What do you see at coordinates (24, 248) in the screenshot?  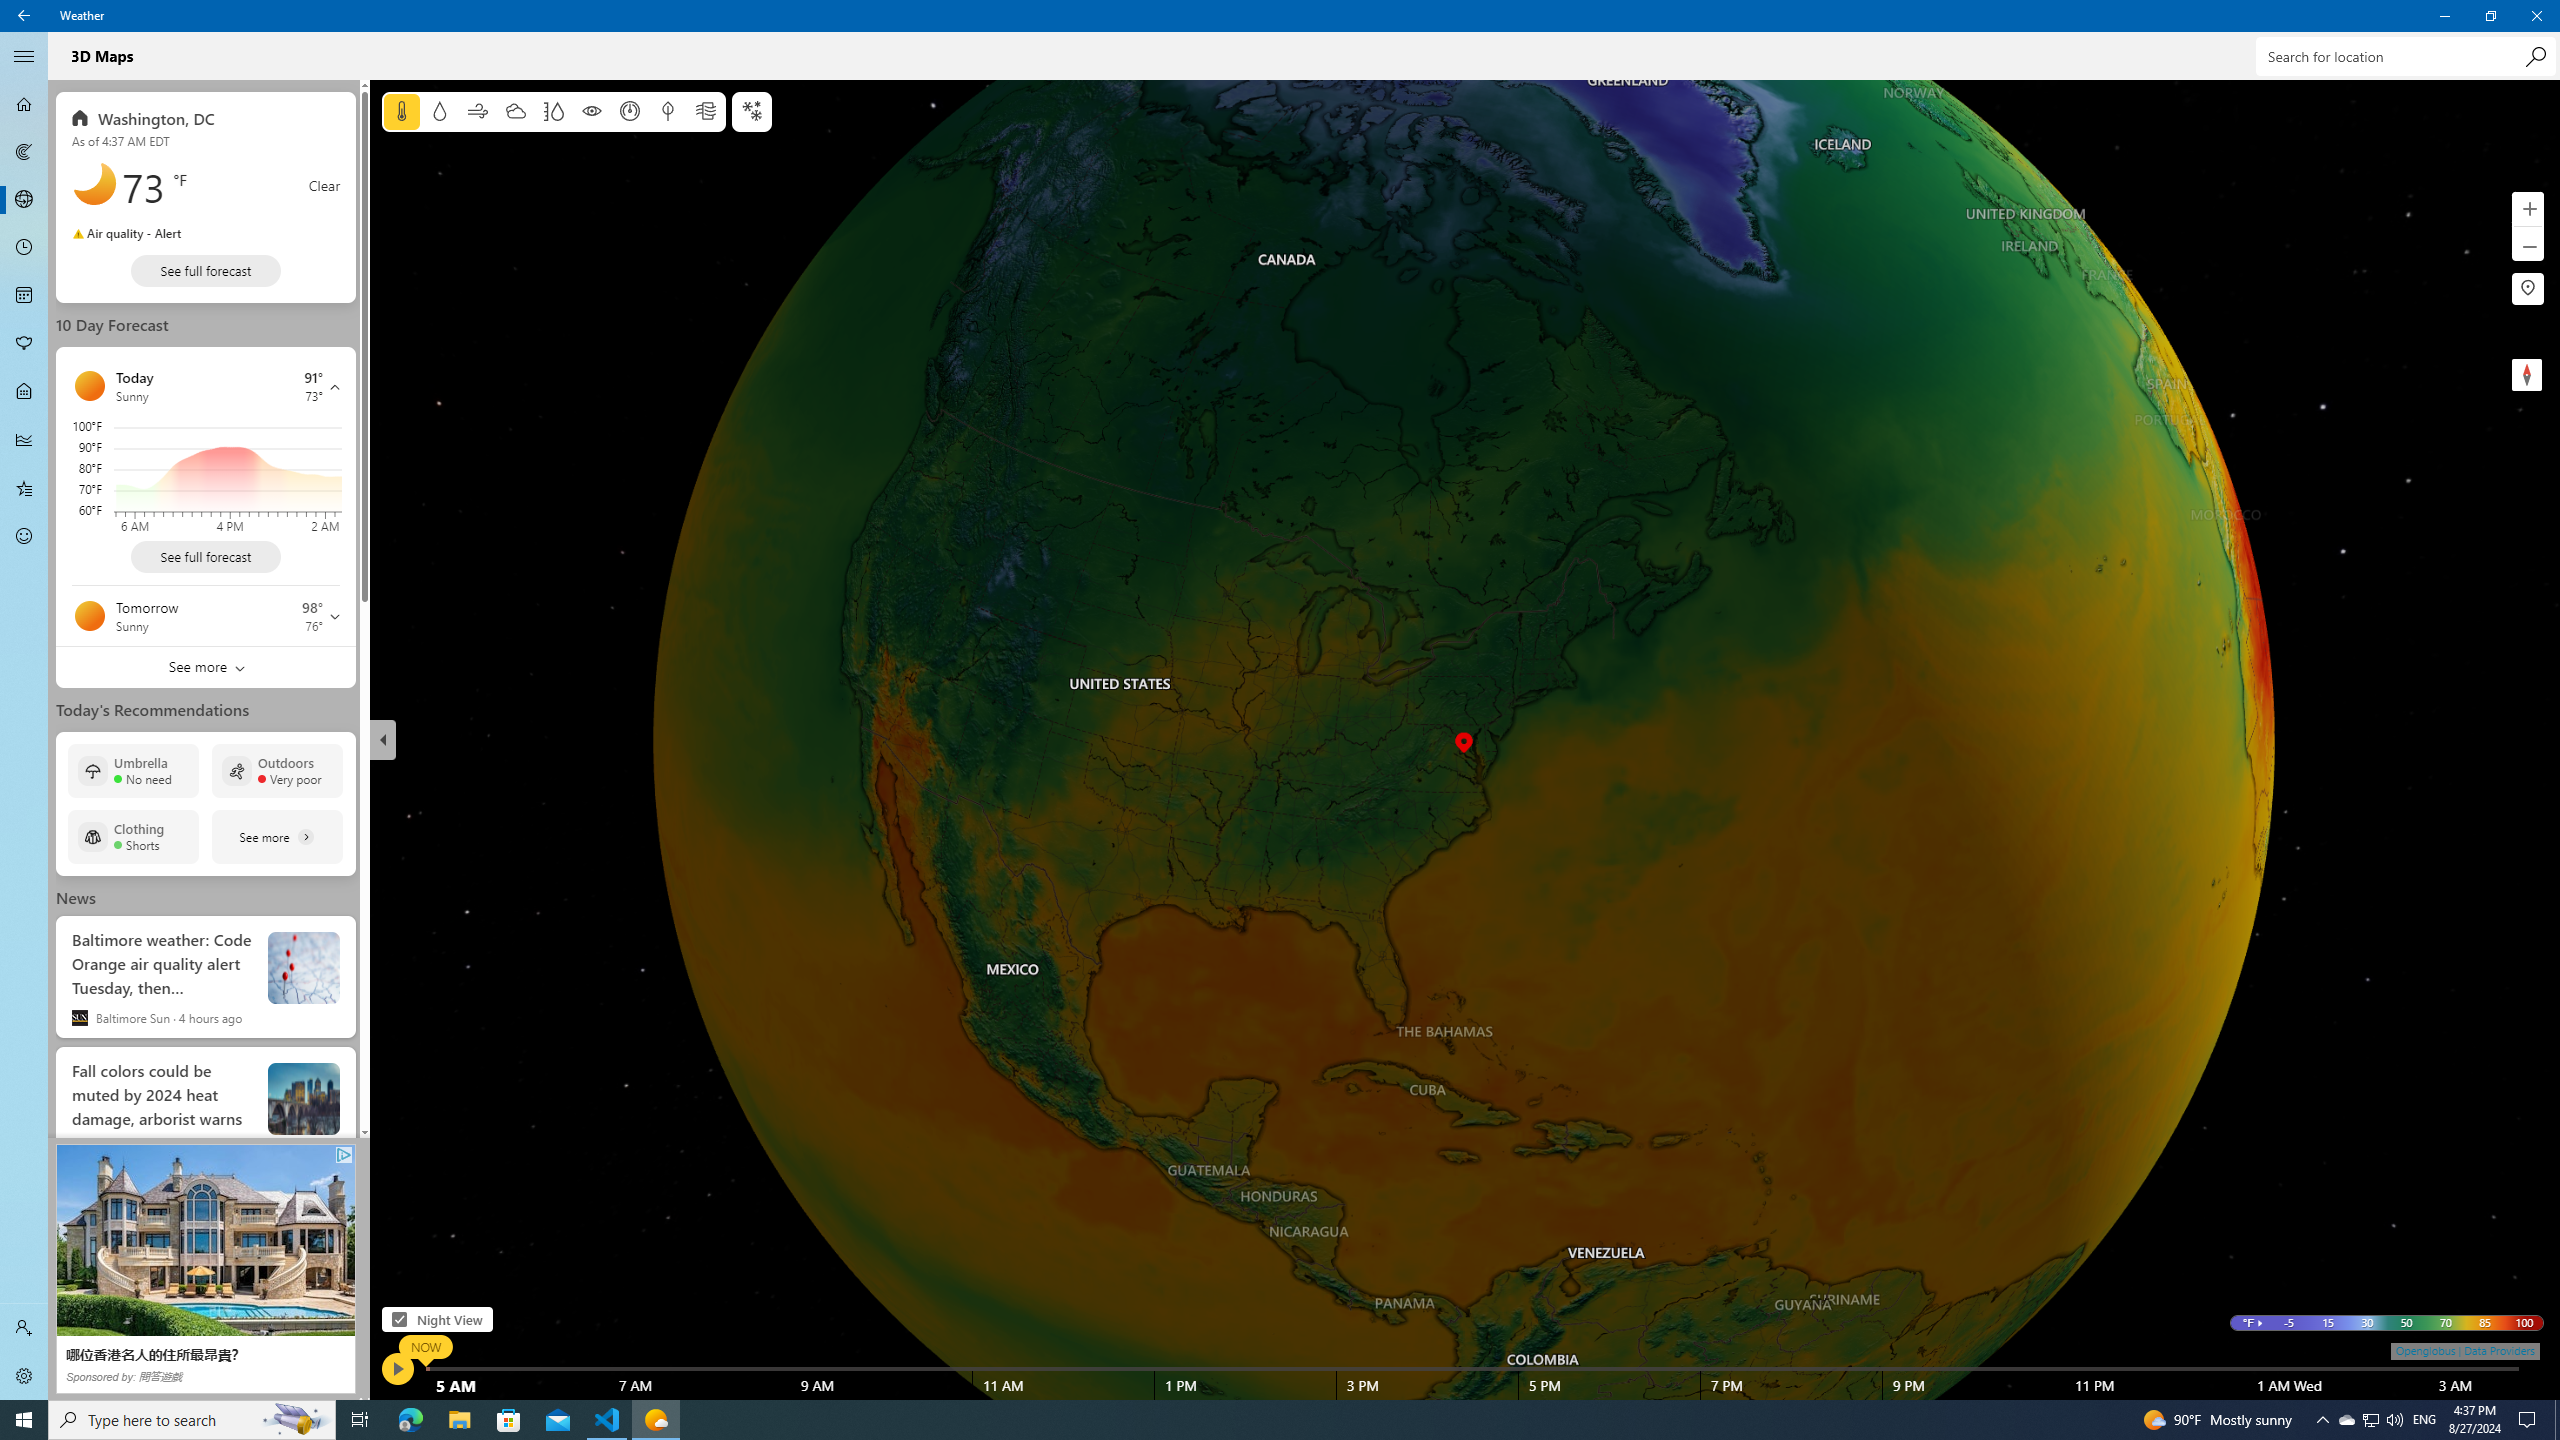 I see `'Hourly Forecast - Not Selected'` at bounding box center [24, 248].